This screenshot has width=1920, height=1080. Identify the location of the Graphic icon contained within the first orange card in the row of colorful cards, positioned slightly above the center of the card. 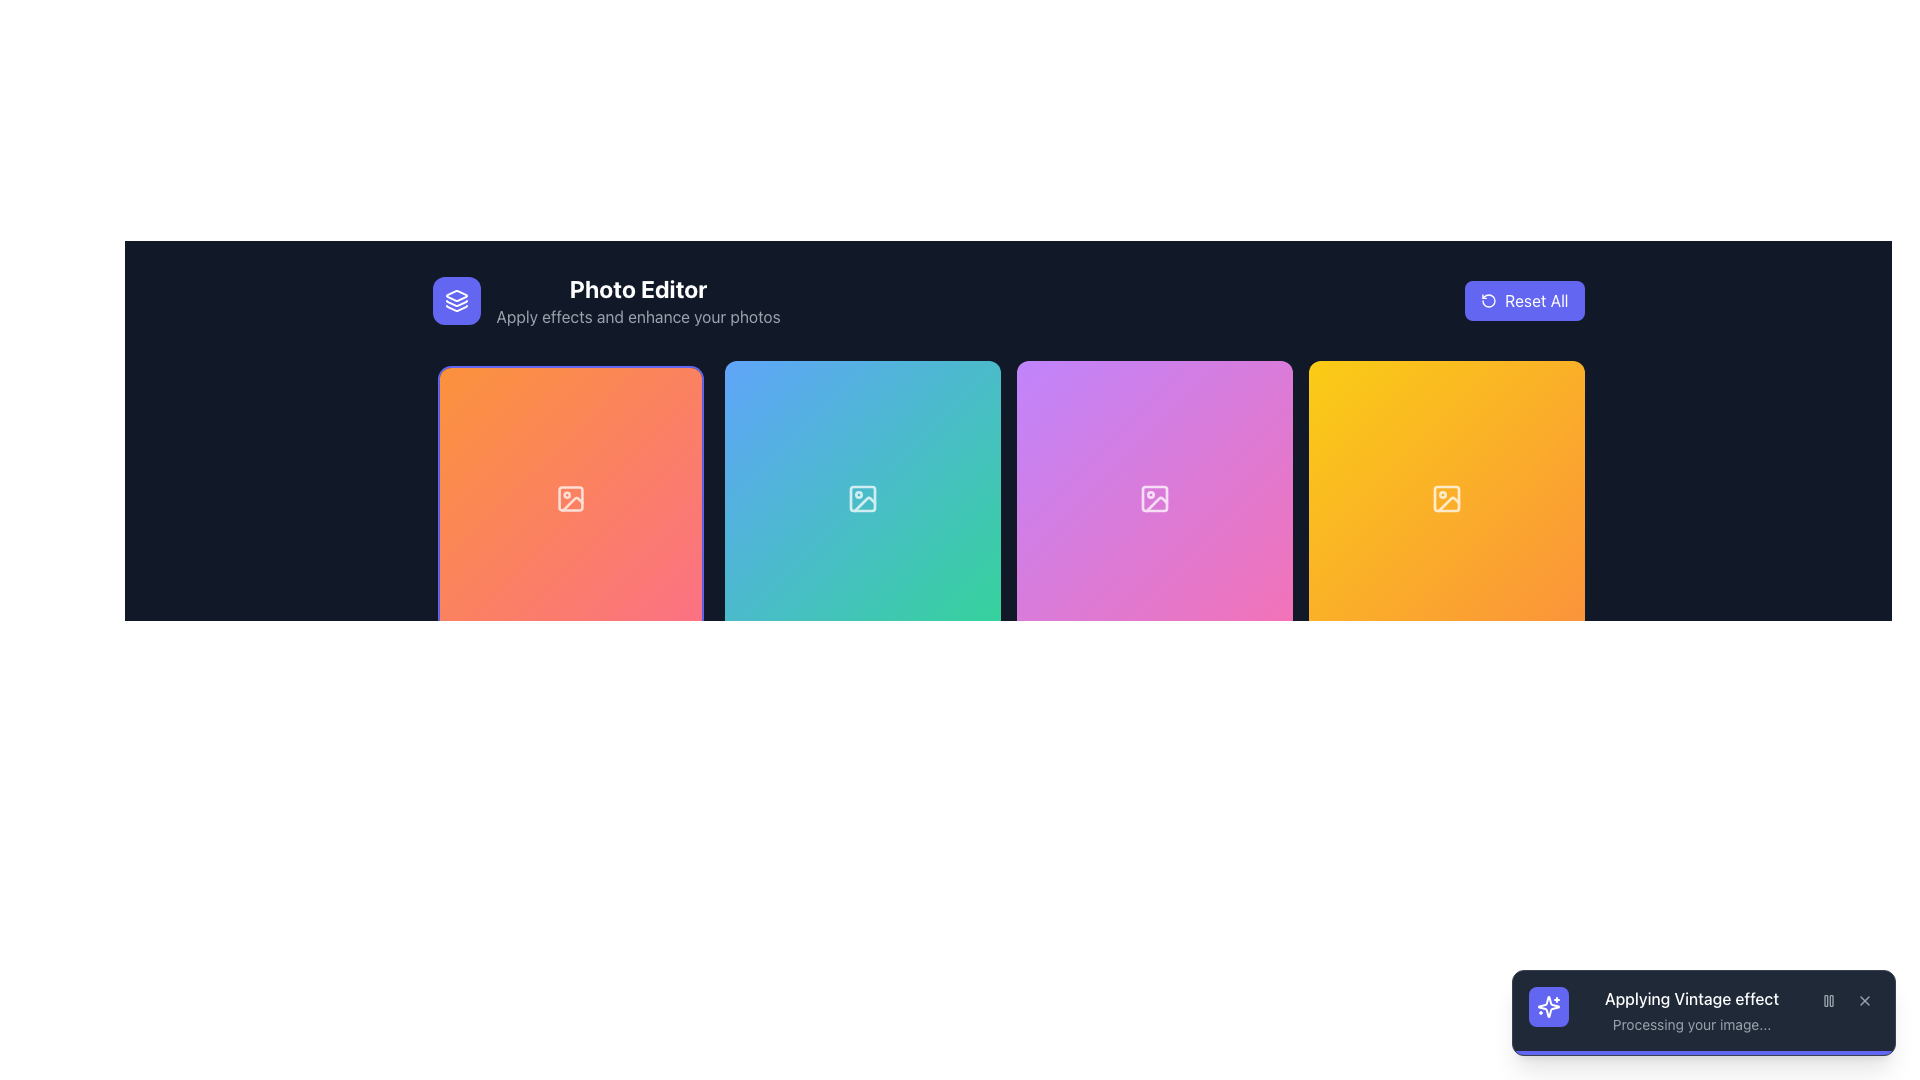
(571, 503).